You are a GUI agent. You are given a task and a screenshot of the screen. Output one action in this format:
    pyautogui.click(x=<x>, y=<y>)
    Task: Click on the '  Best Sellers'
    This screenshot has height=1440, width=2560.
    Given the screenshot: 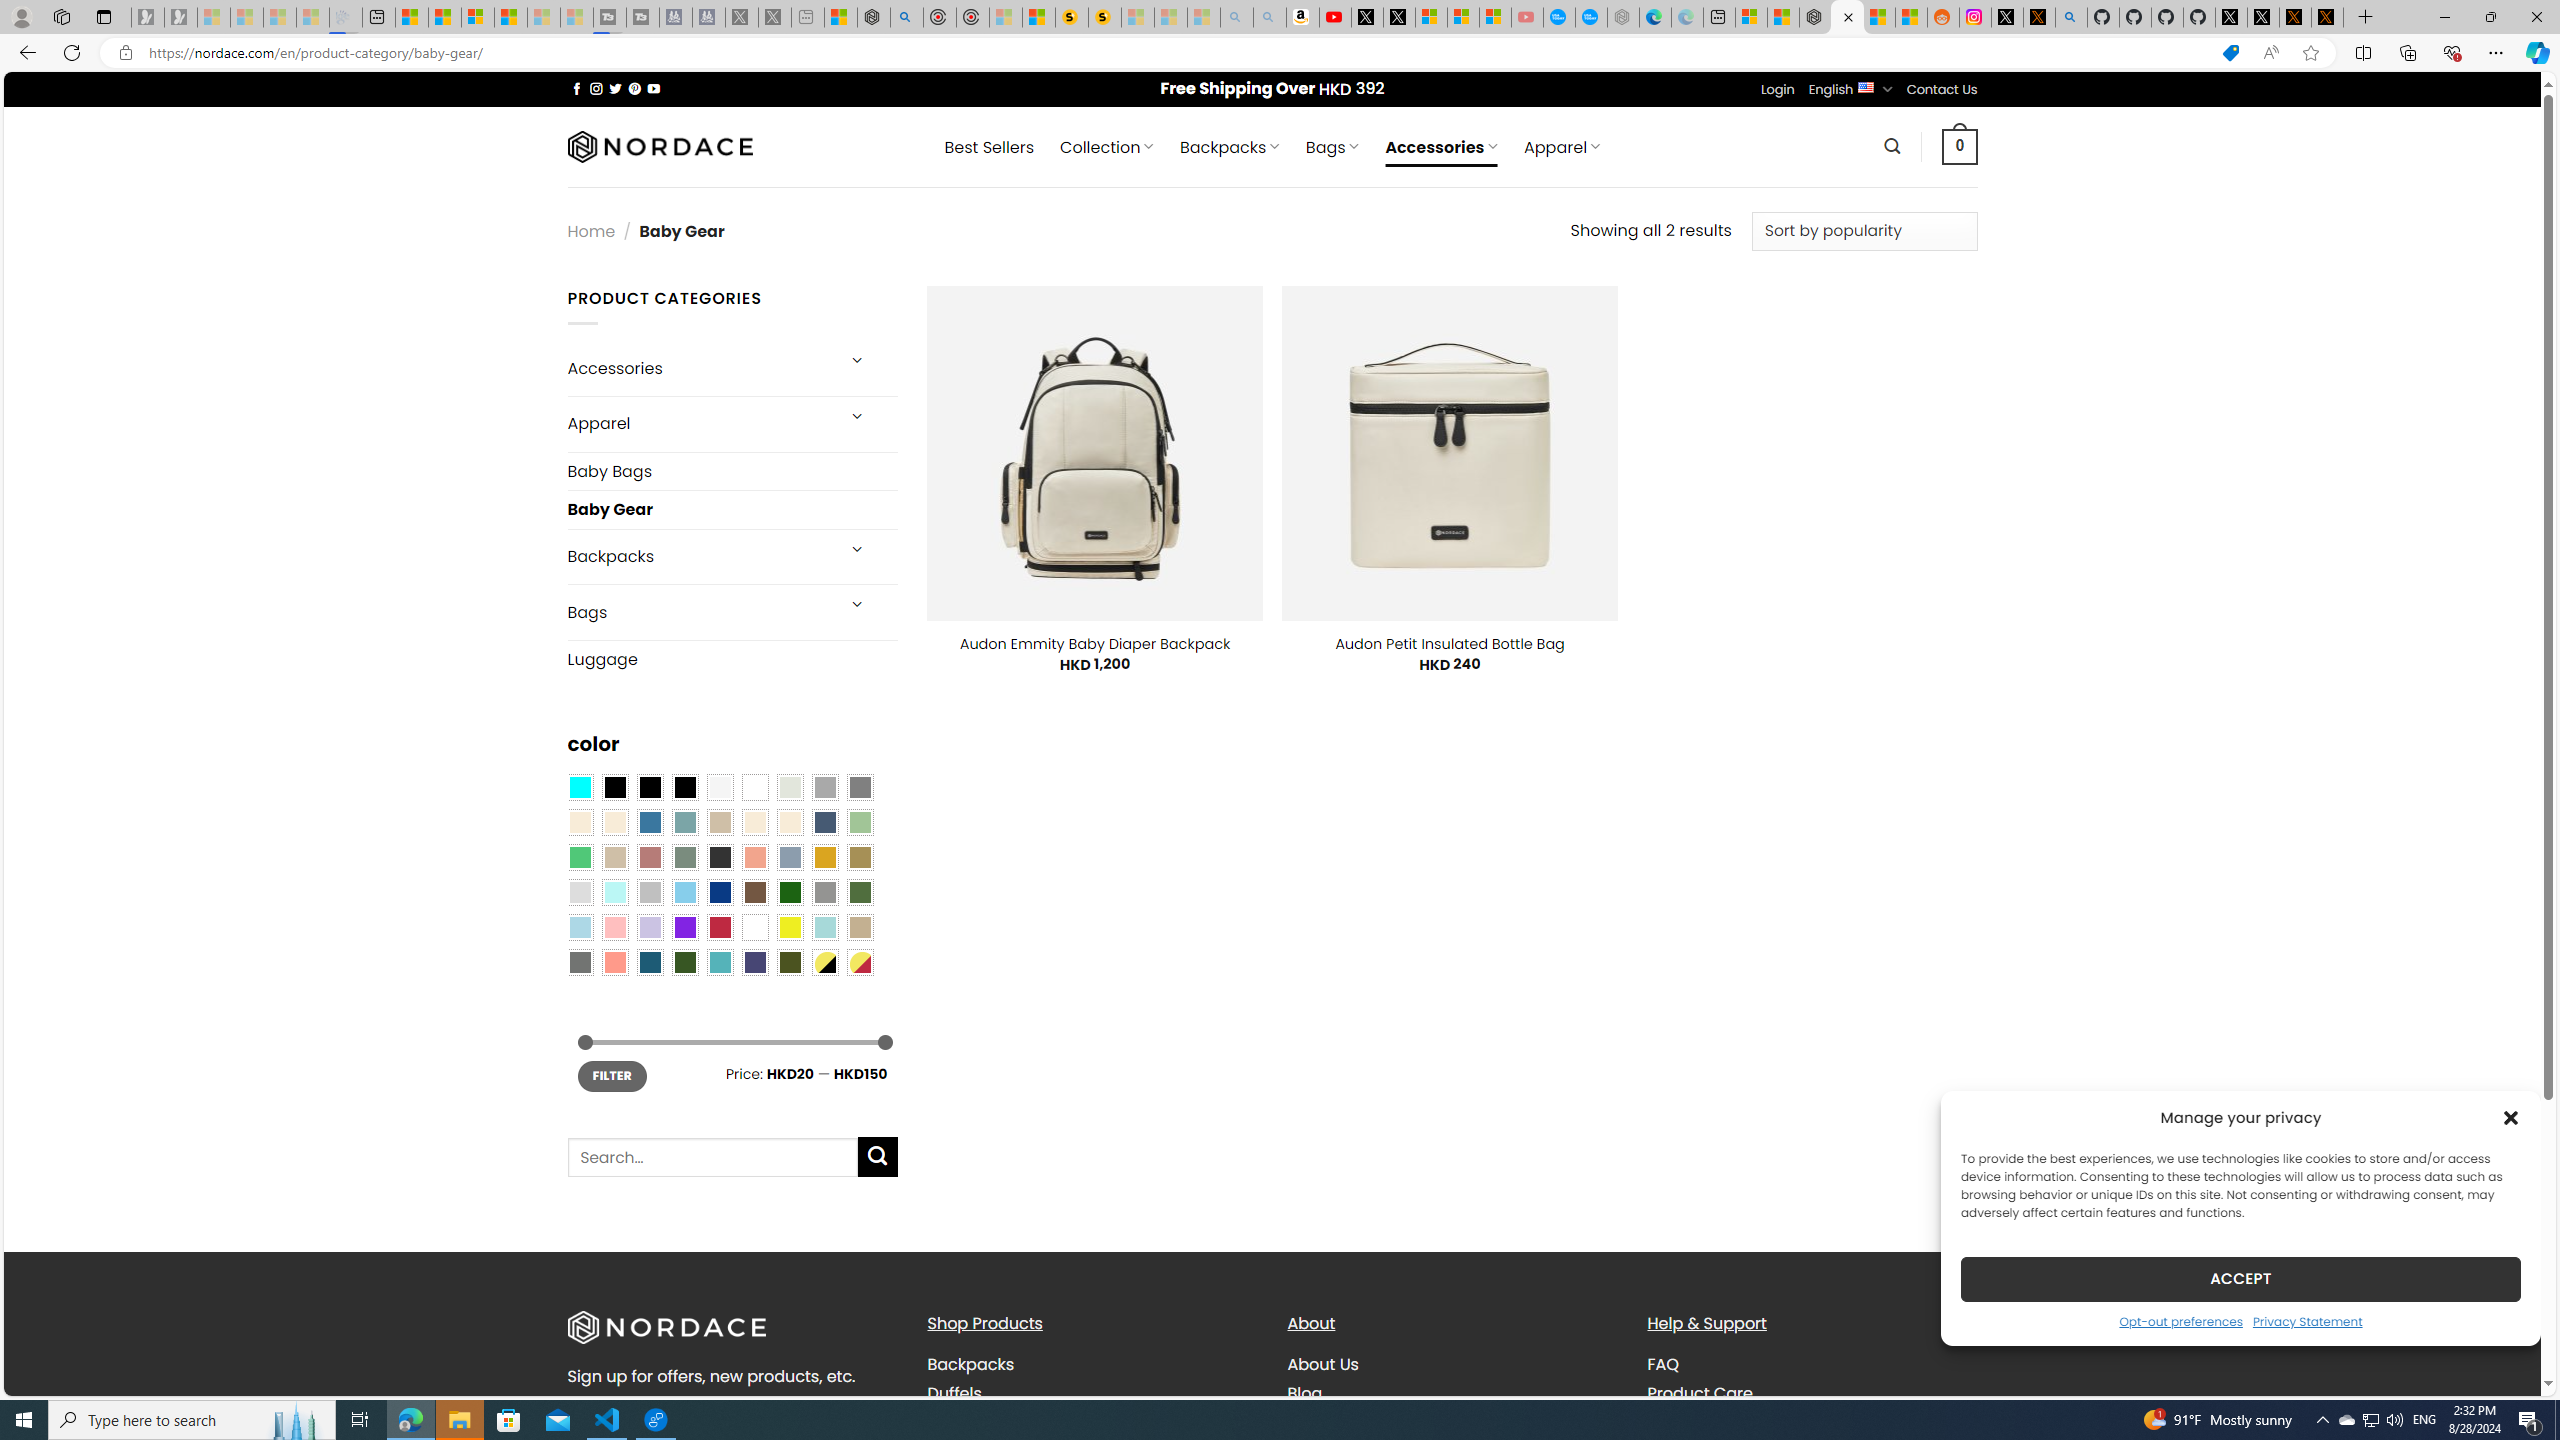 What is the action you would take?
    pyautogui.click(x=988, y=146)
    